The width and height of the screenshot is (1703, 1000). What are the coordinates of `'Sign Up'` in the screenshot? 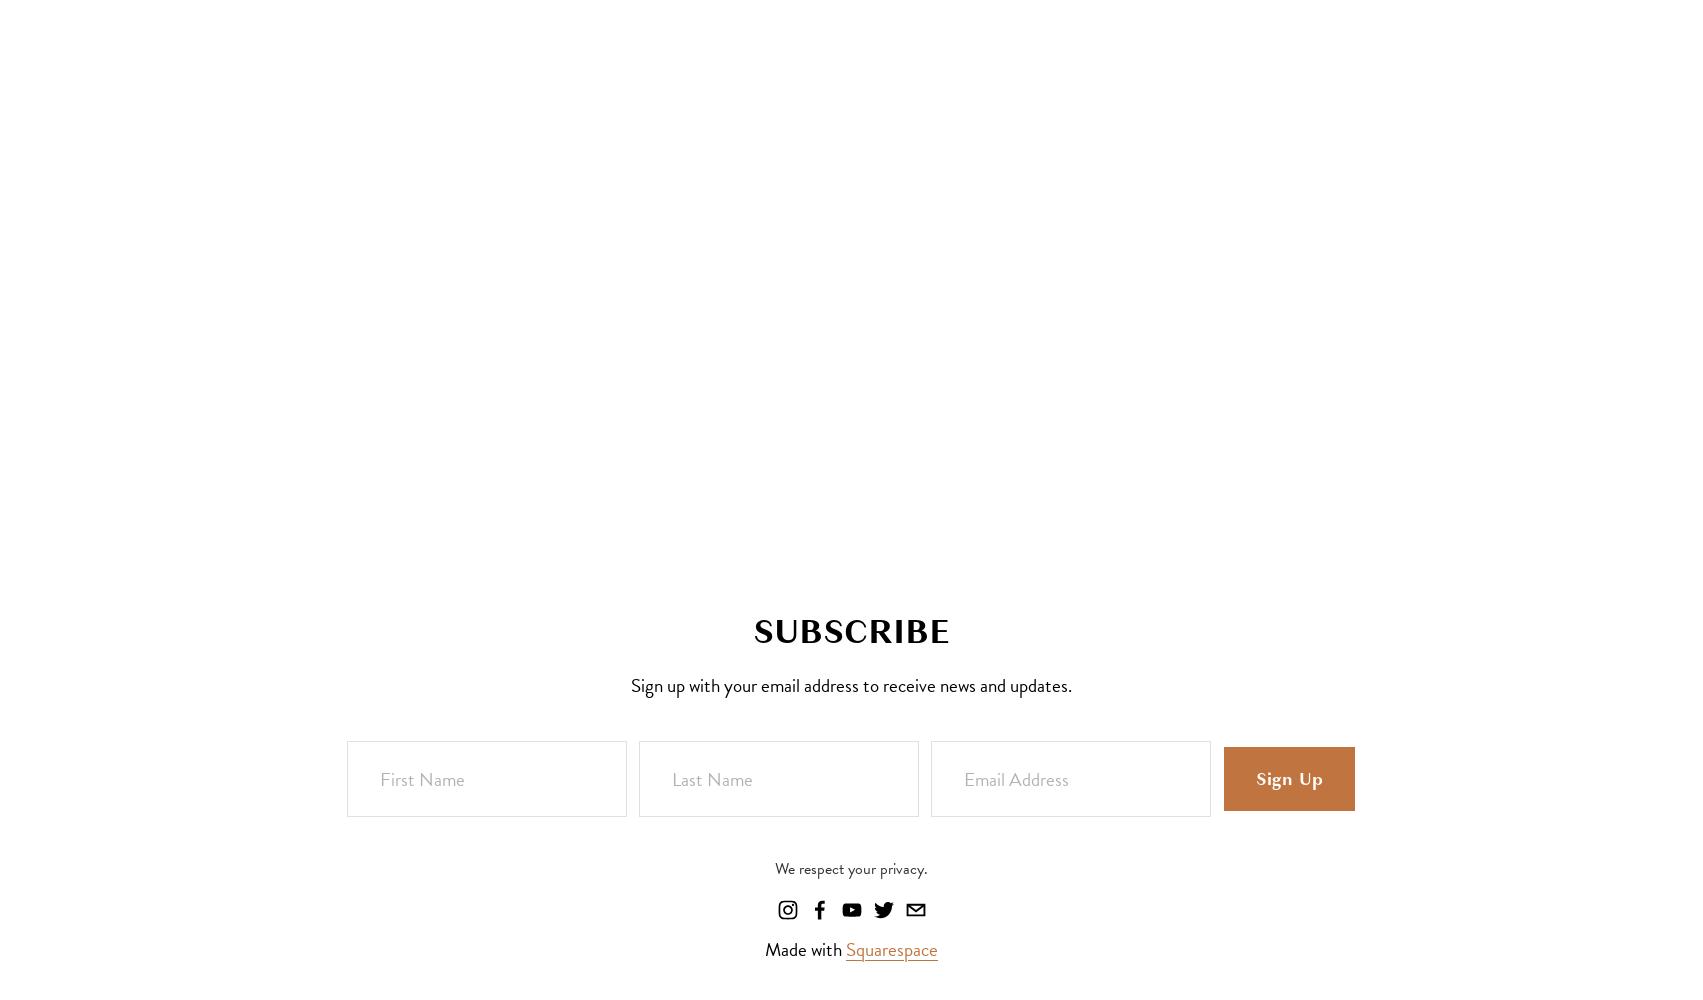 It's located at (1288, 778).